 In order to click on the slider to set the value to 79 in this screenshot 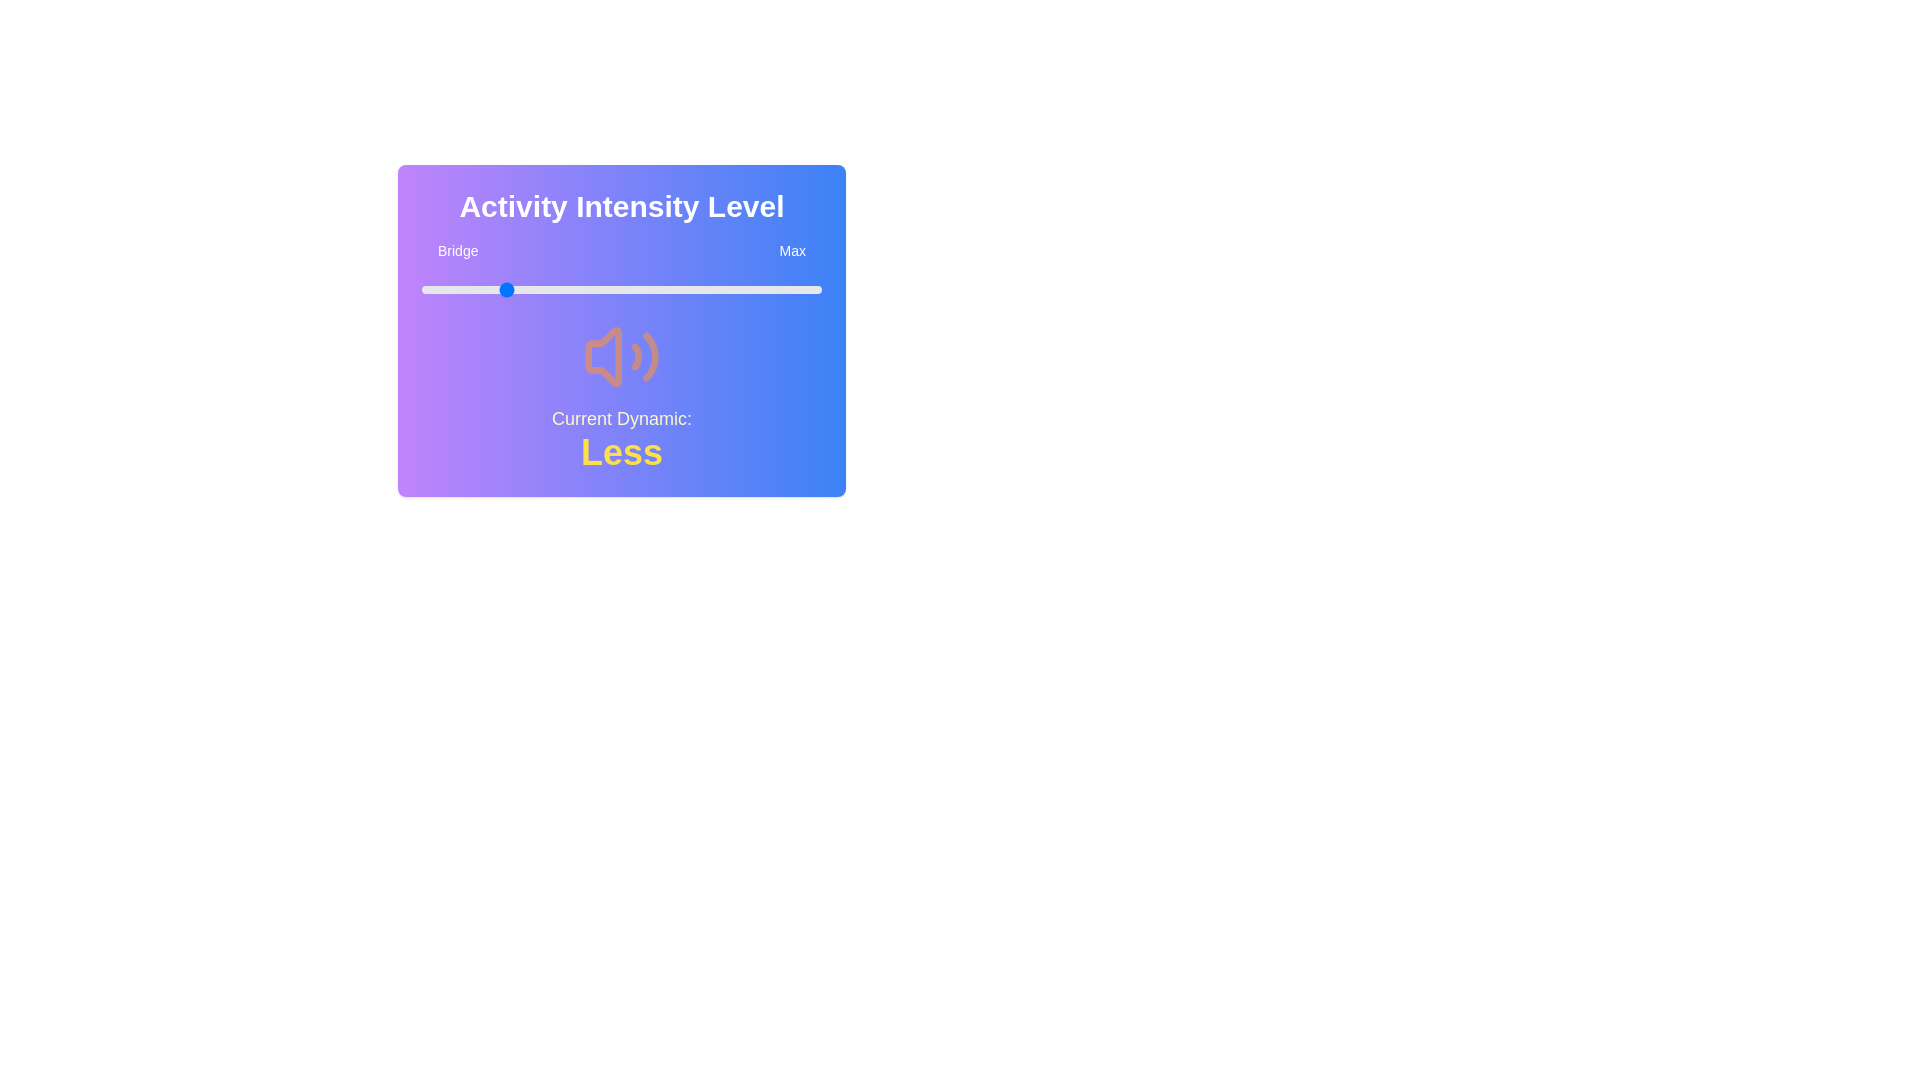, I will do `click(737, 289)`.